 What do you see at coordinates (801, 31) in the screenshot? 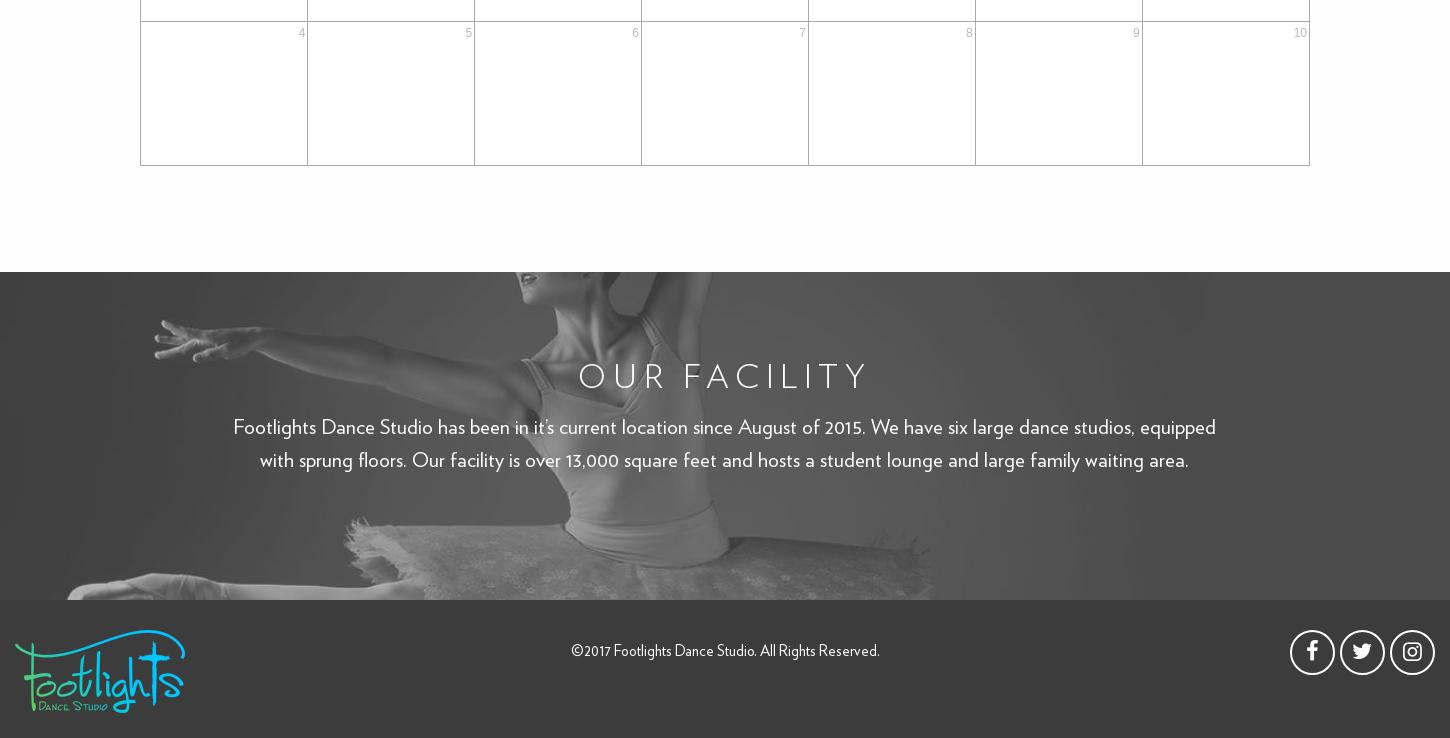
I see `'7'` at bounding box center [801, 31].